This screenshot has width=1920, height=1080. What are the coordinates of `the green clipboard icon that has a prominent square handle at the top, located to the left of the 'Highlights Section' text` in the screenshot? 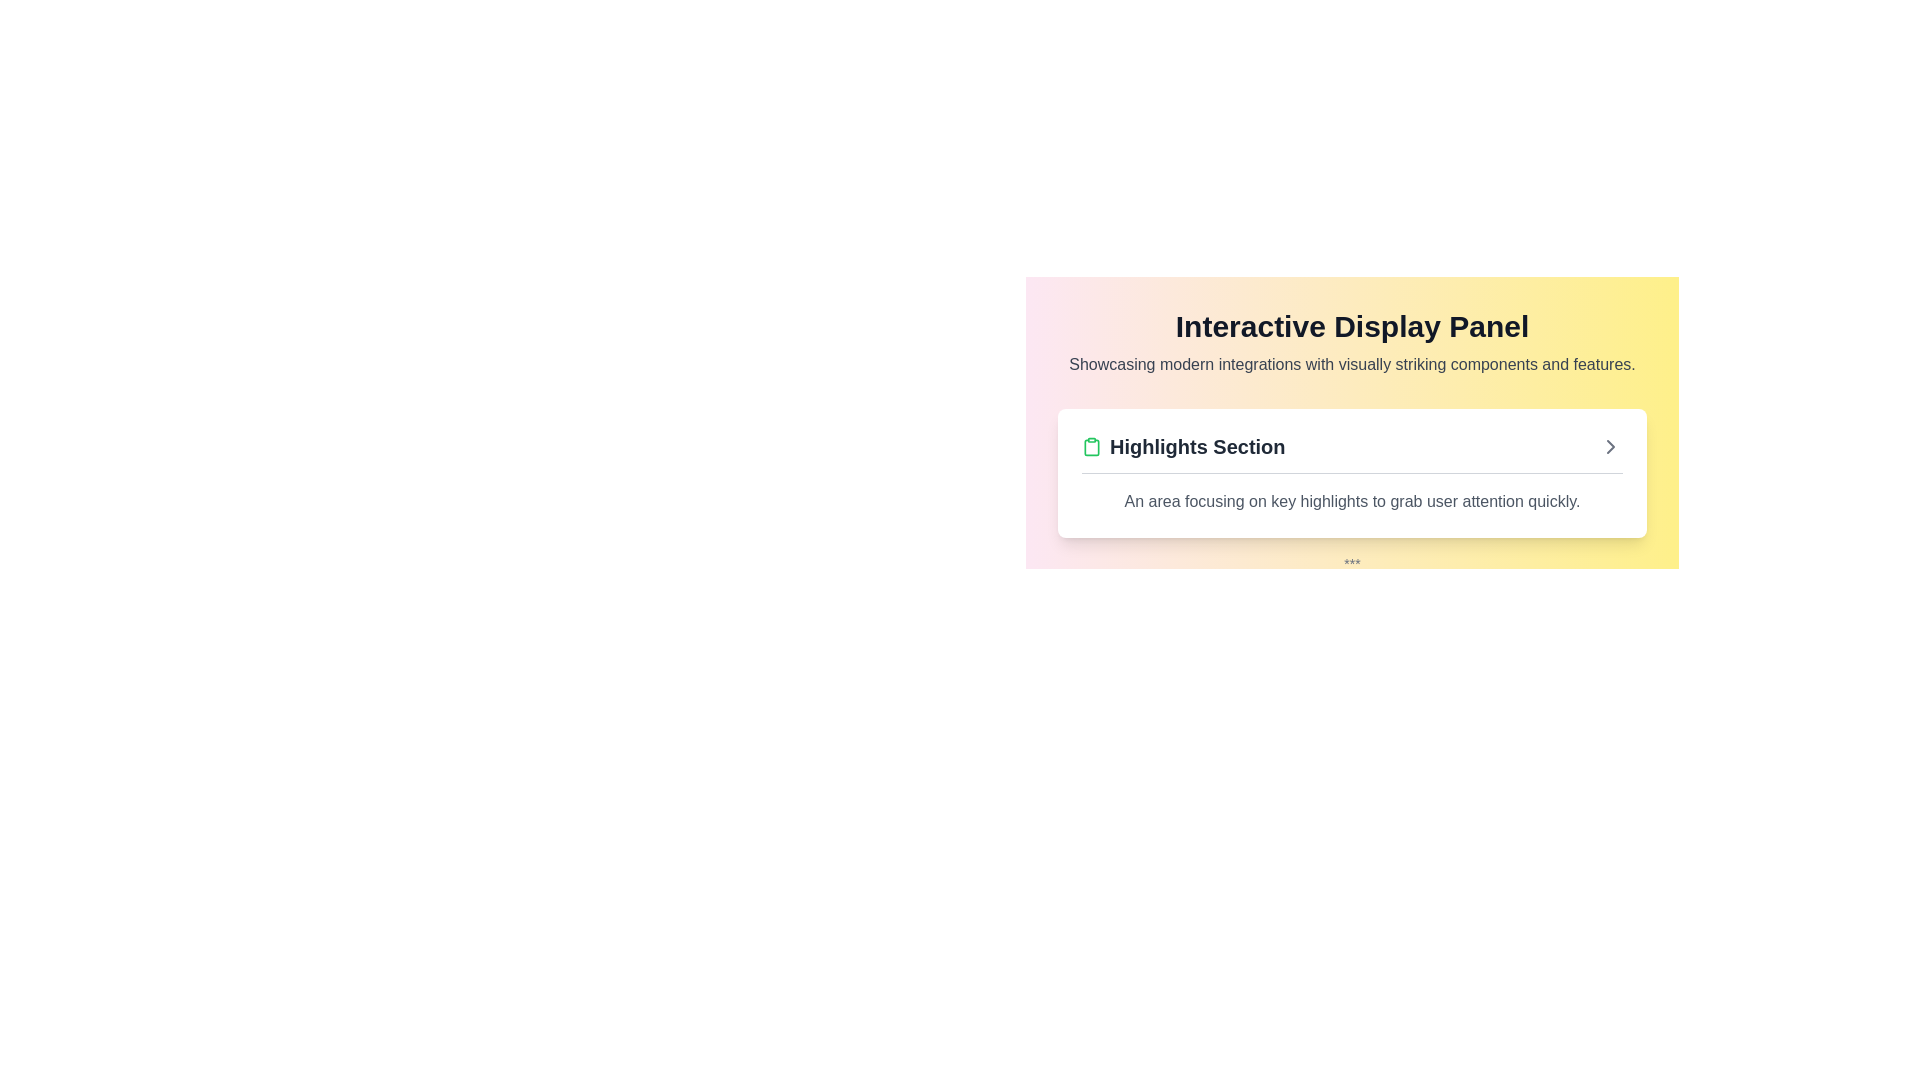 It's located at (1090, 446).